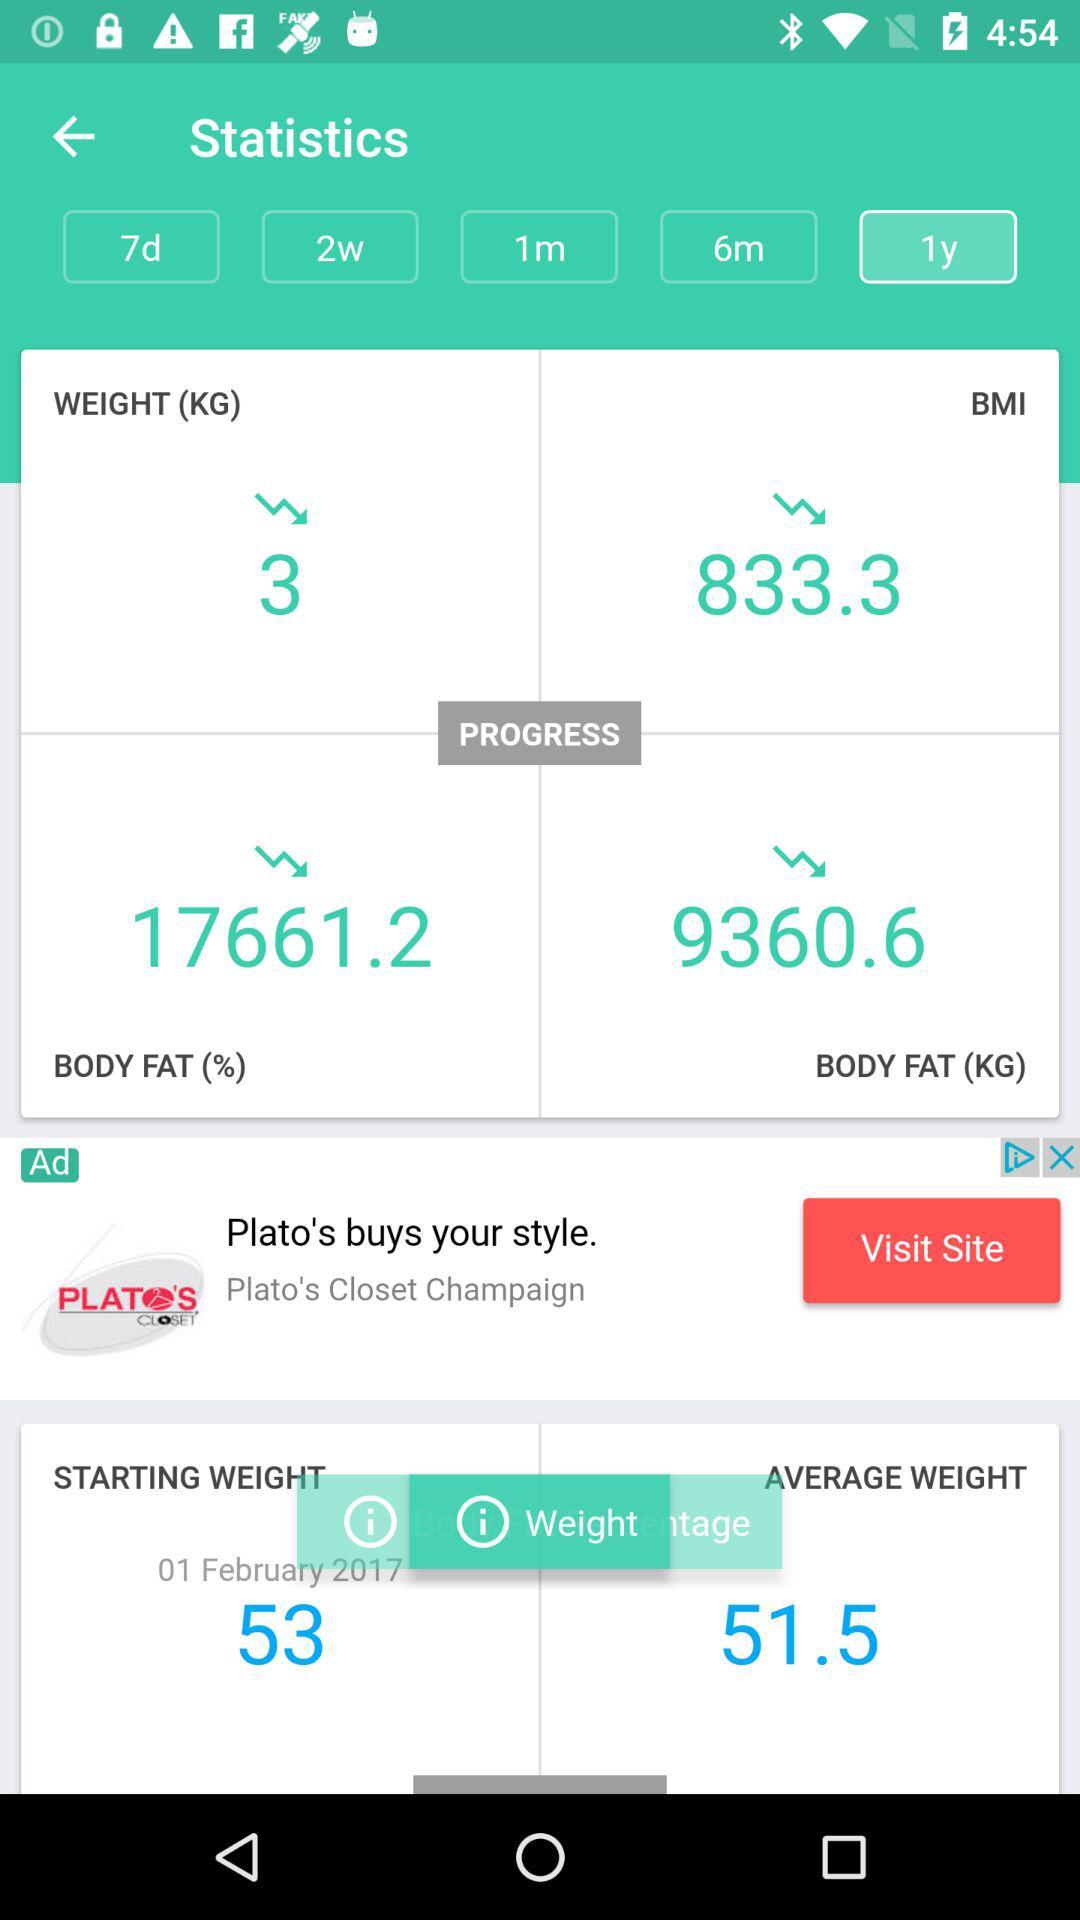  What do you see at coordinates (540, 1267) in the screenshot?
I see `advertisement page` at bounding box center [540, 1267].